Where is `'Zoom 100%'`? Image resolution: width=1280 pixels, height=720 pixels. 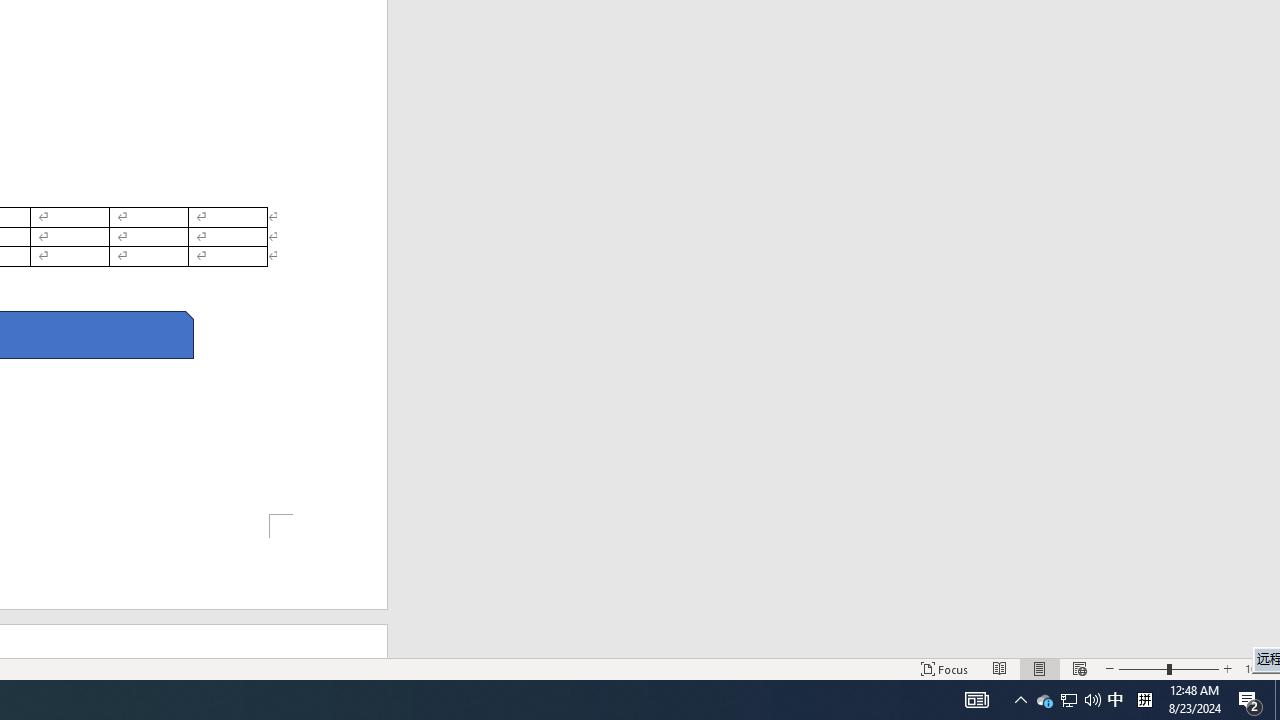 'Zoom 100%' is located at coordinates (1257, 669).